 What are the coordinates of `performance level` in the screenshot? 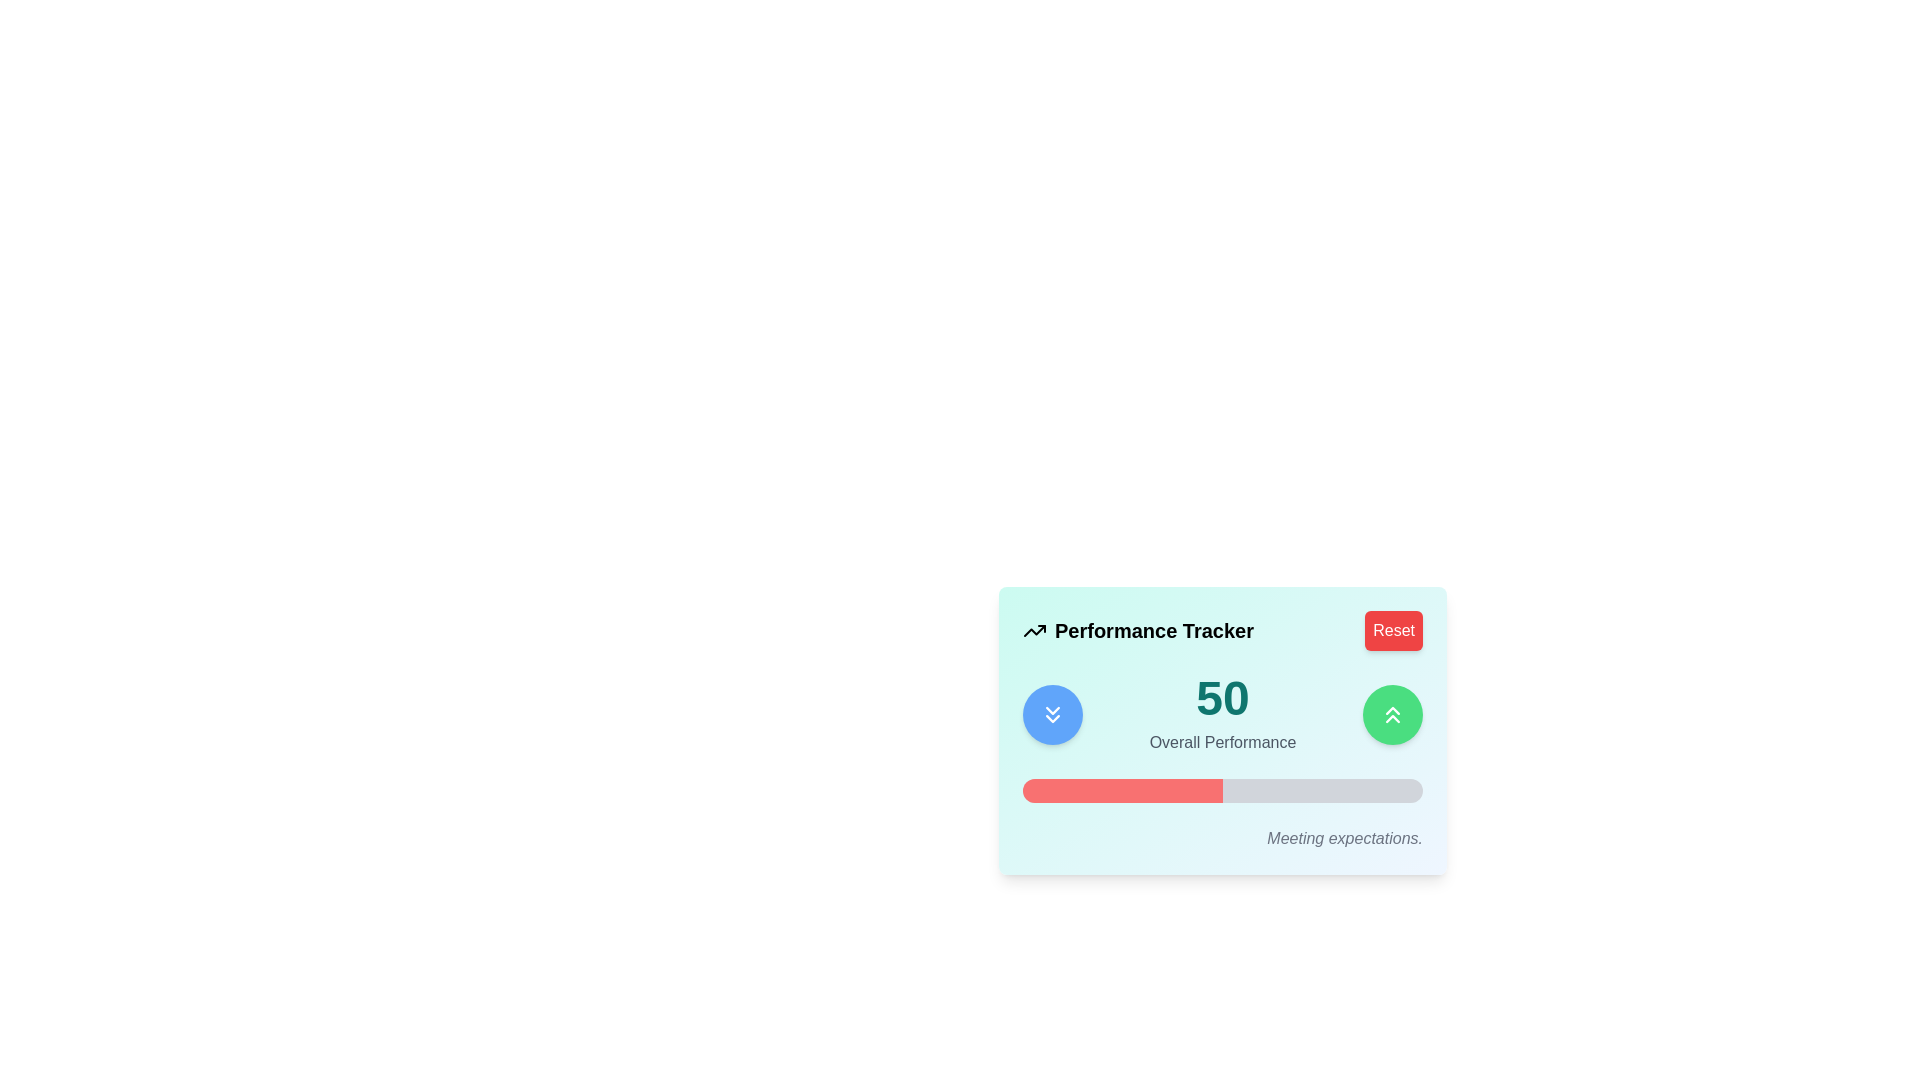 It's located at (1390, 789).